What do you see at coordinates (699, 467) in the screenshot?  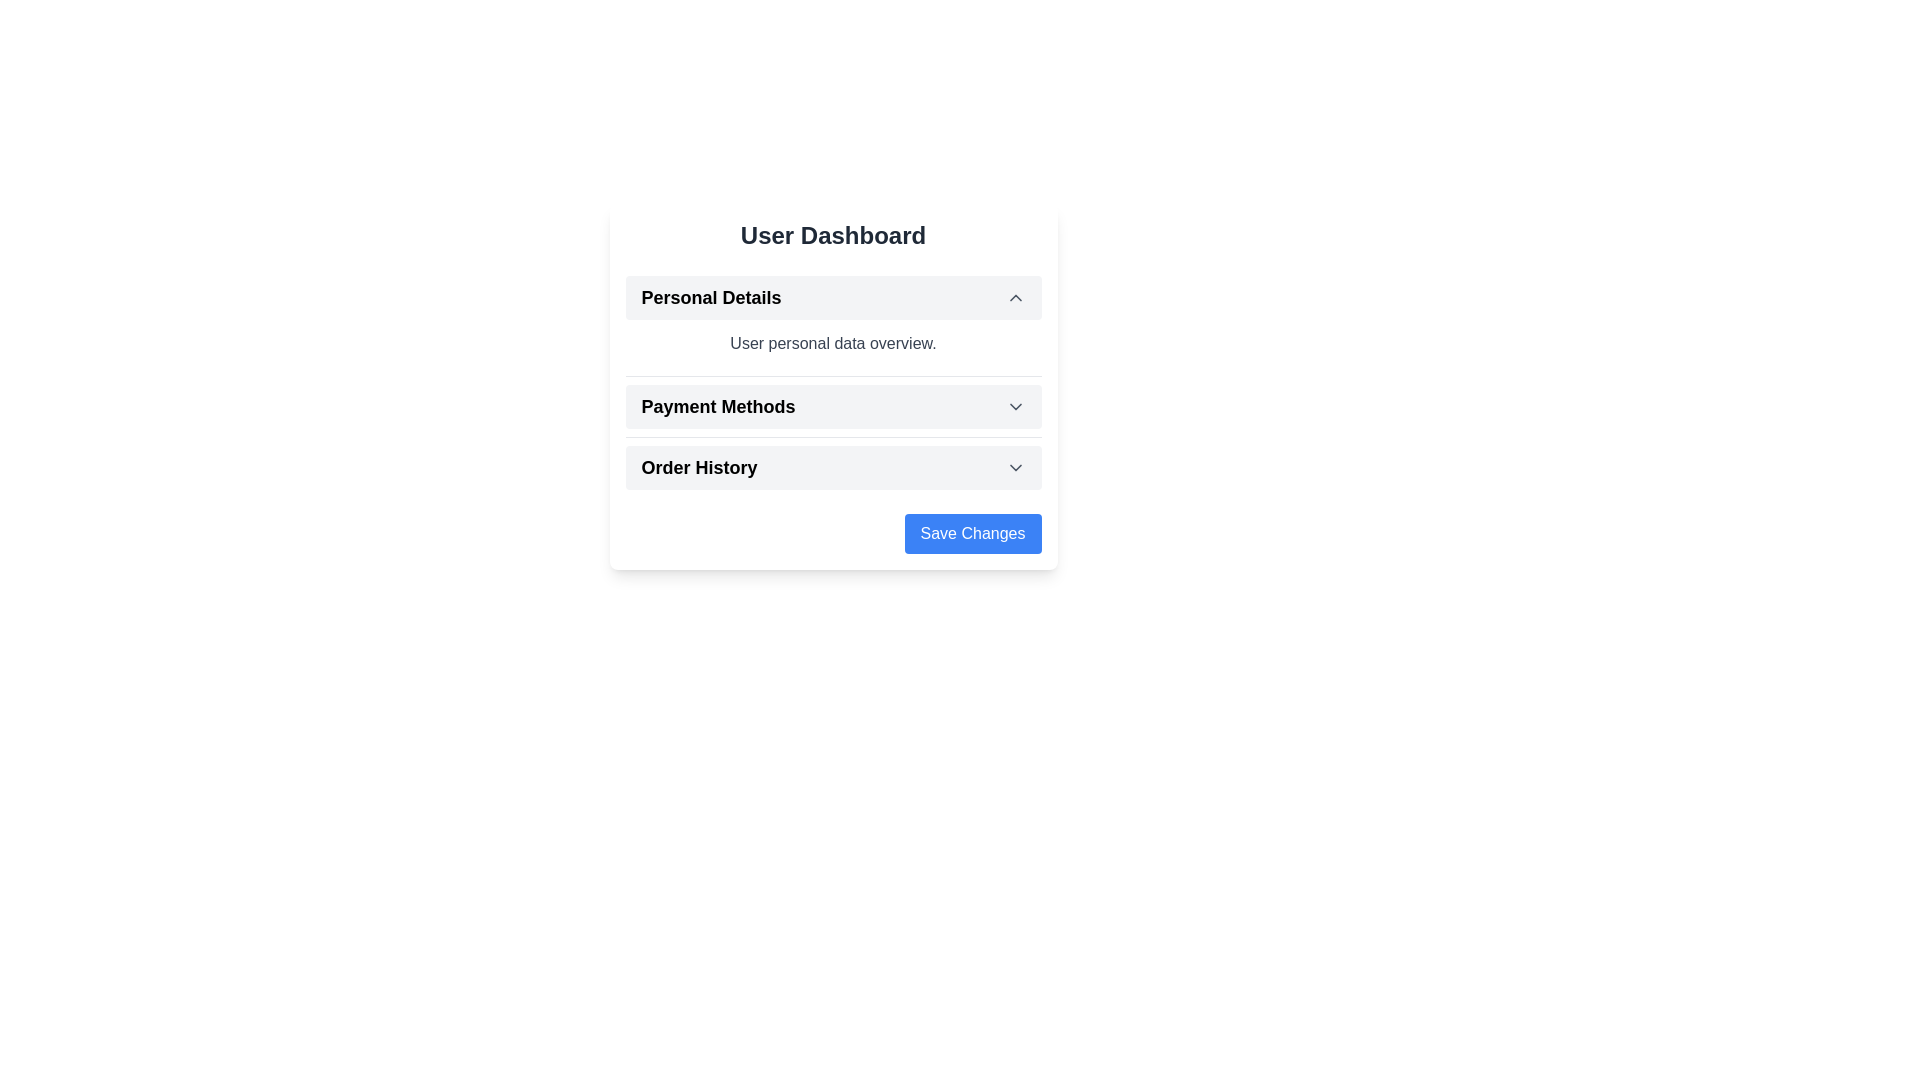 I see `the bold black text label 'Order History' located in the third section of the vertical list on the user dashboard` at bounding box center [699, 467].